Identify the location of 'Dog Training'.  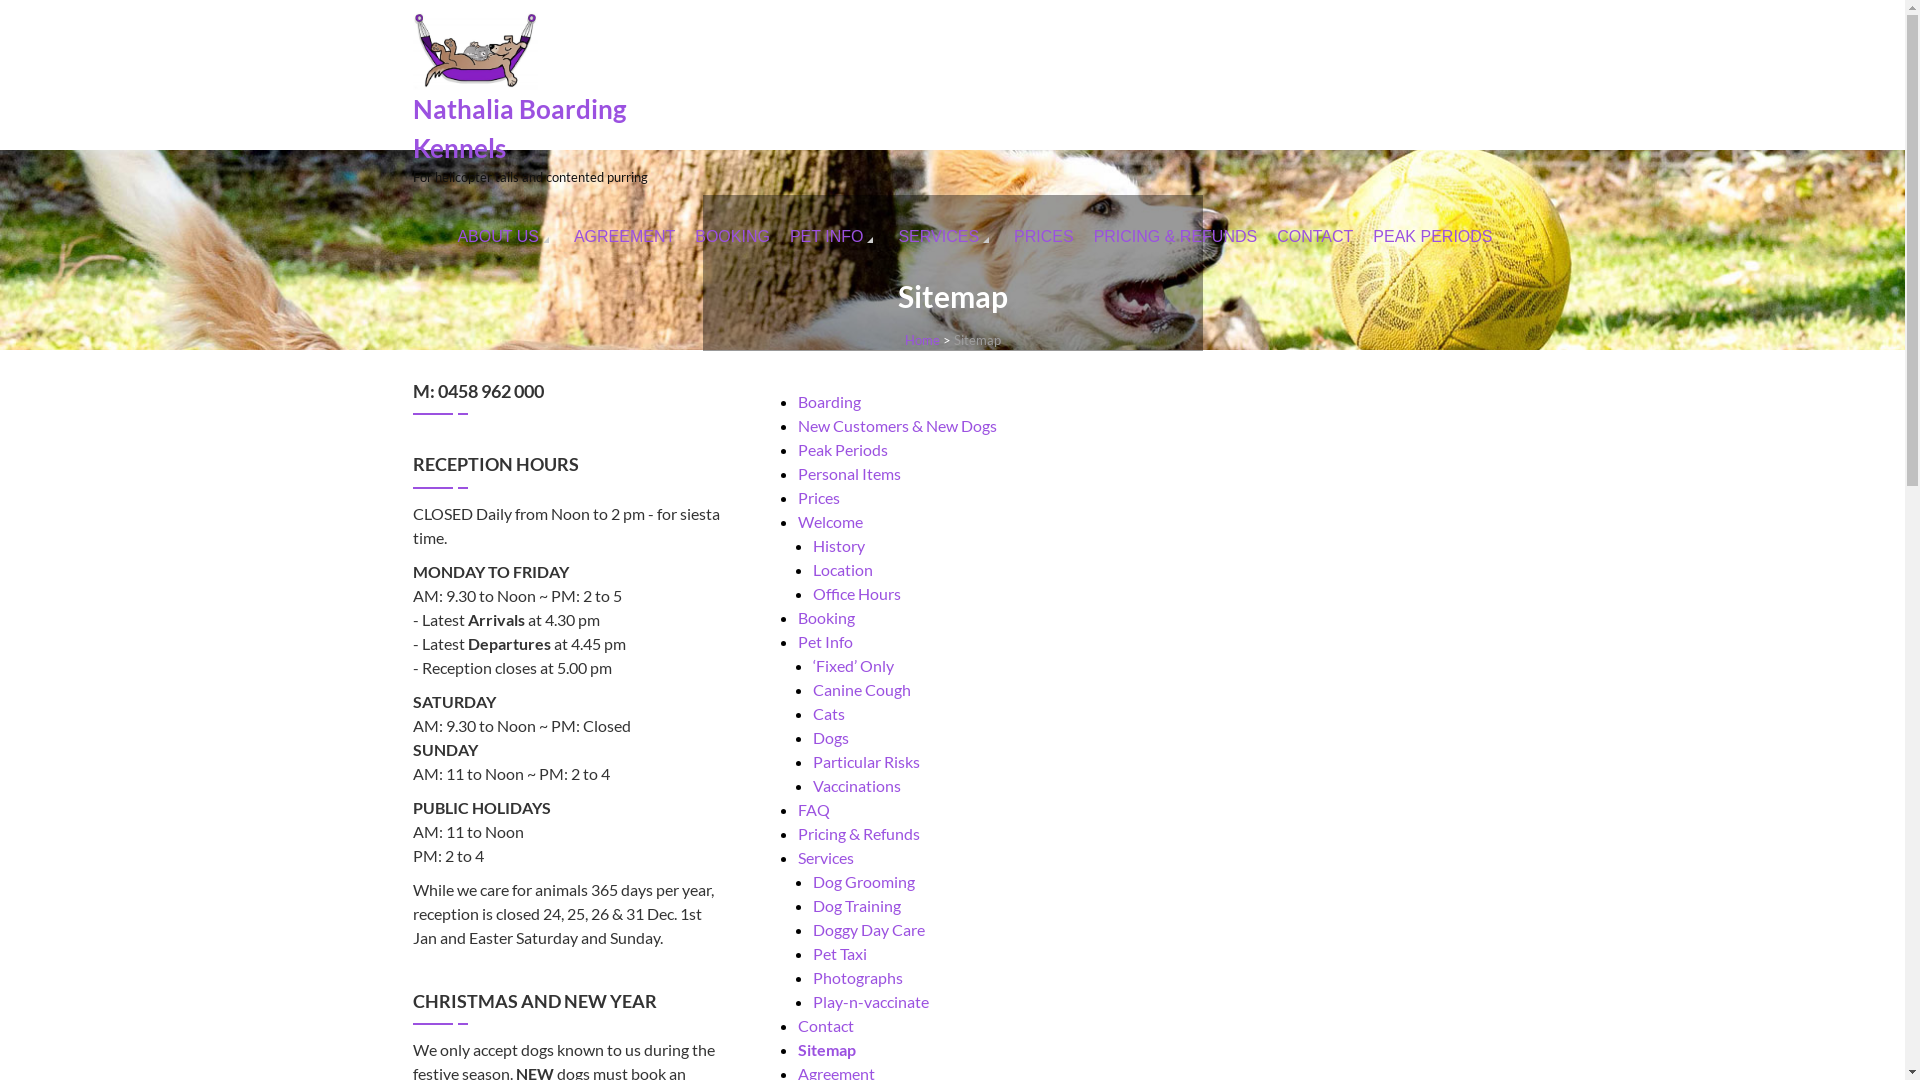
(857, 905).